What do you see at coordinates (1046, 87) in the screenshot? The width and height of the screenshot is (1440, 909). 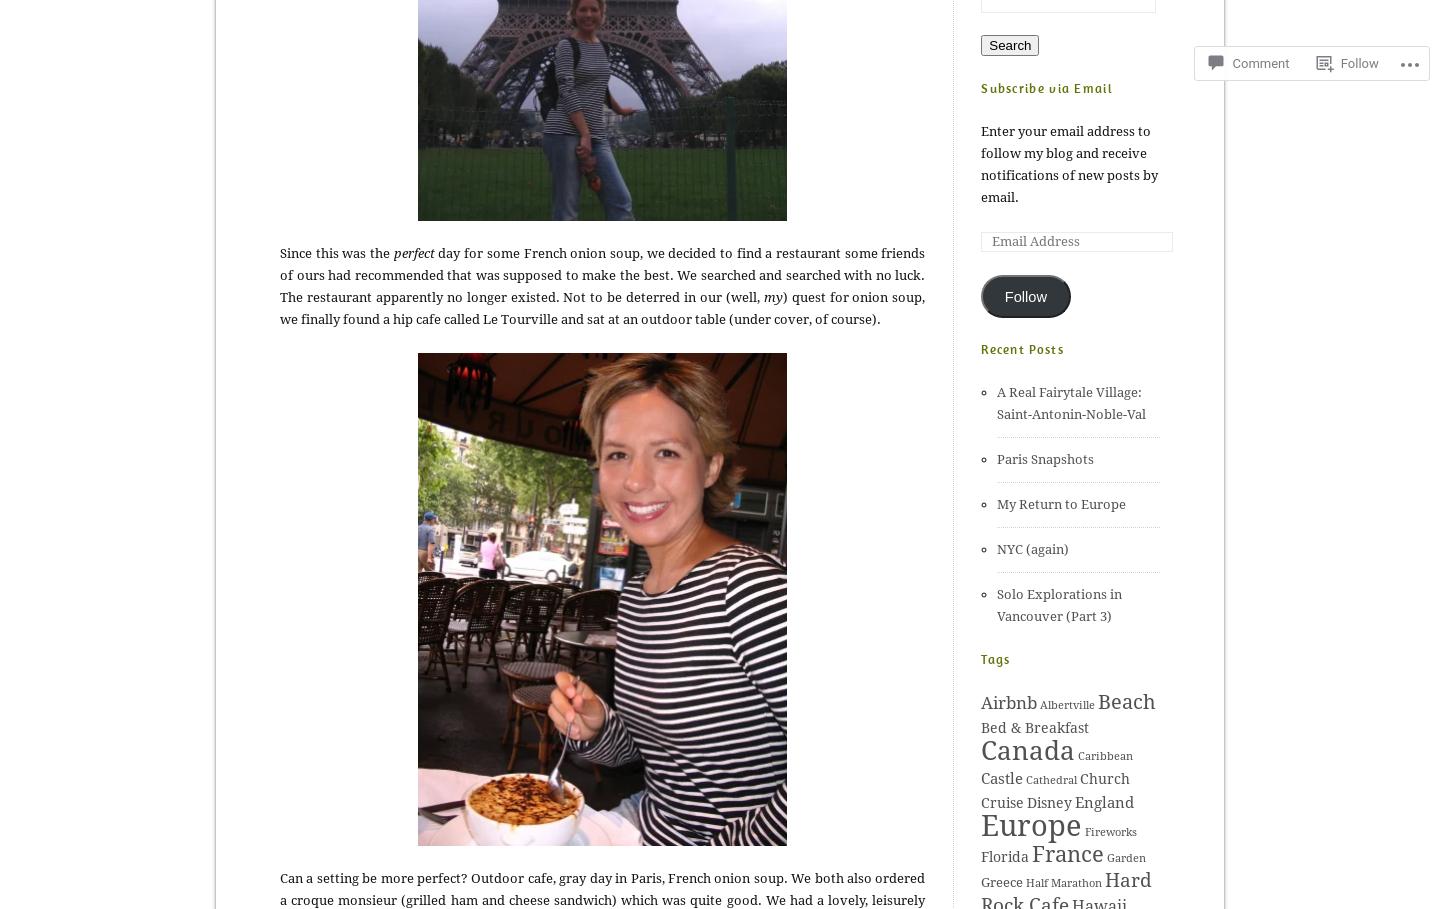 I see `'Subscribe via Email'` at bounding box center [1046, 87].